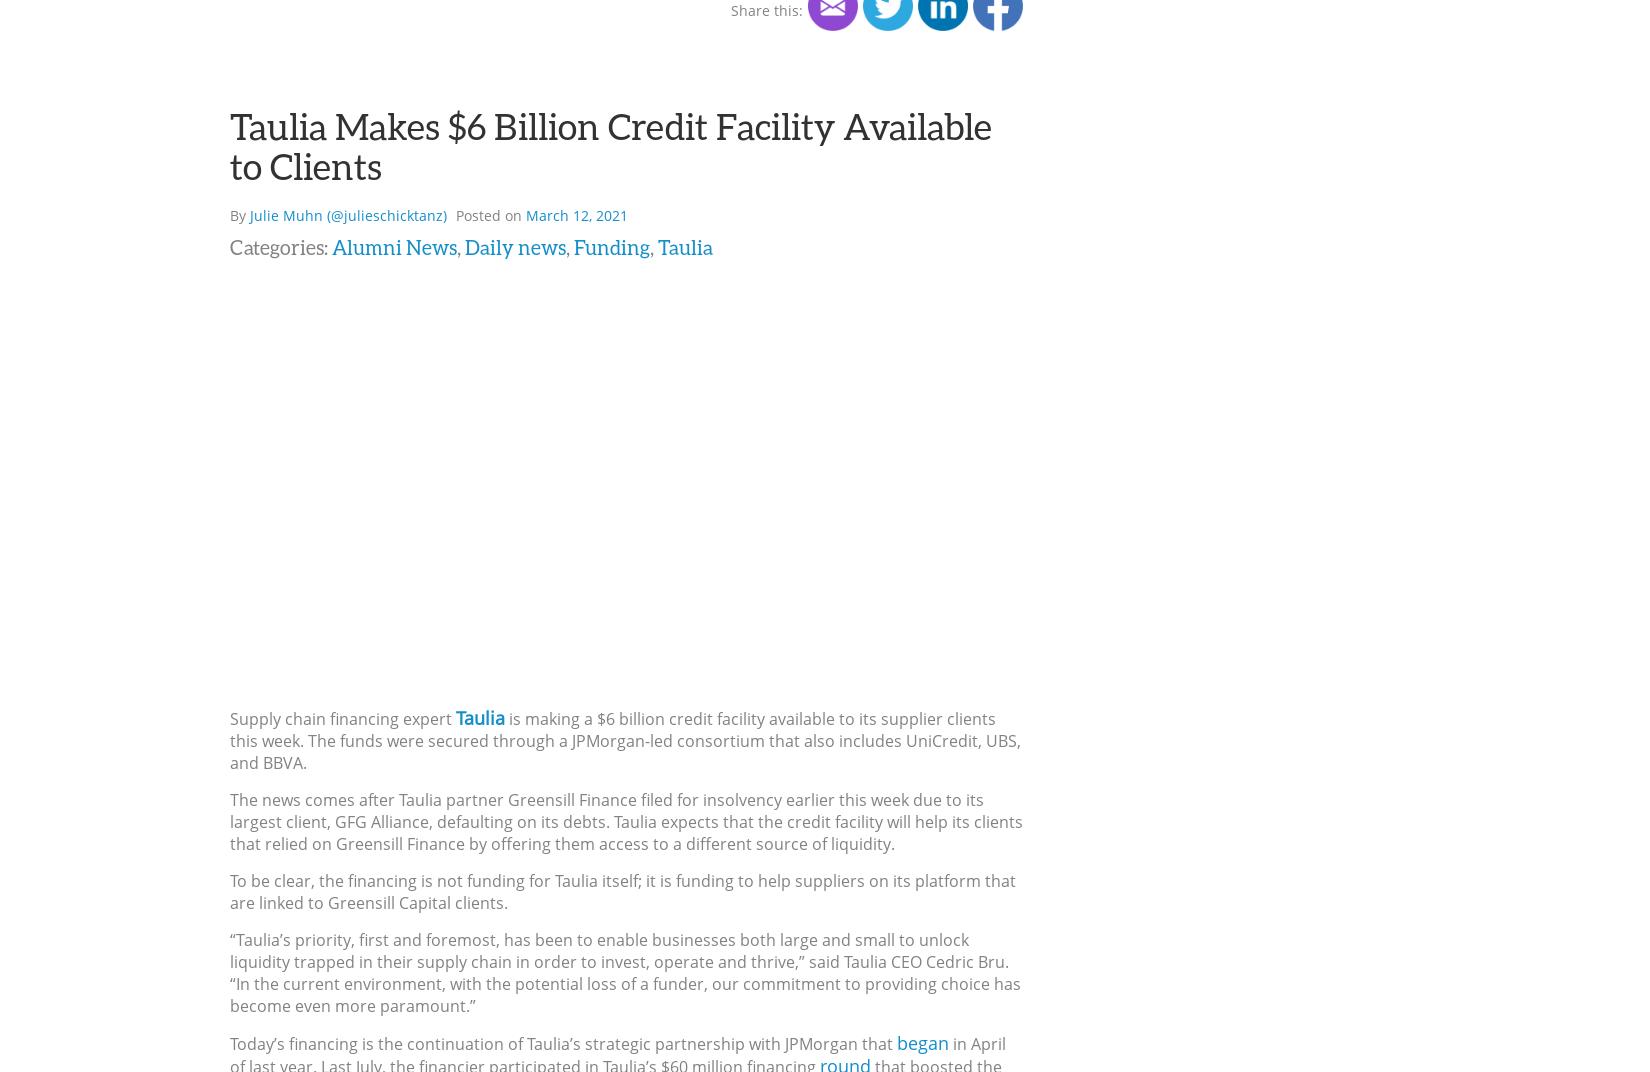 This screenshot has height=1072, width=1650. I want to click on 'By', so click(240, 215).